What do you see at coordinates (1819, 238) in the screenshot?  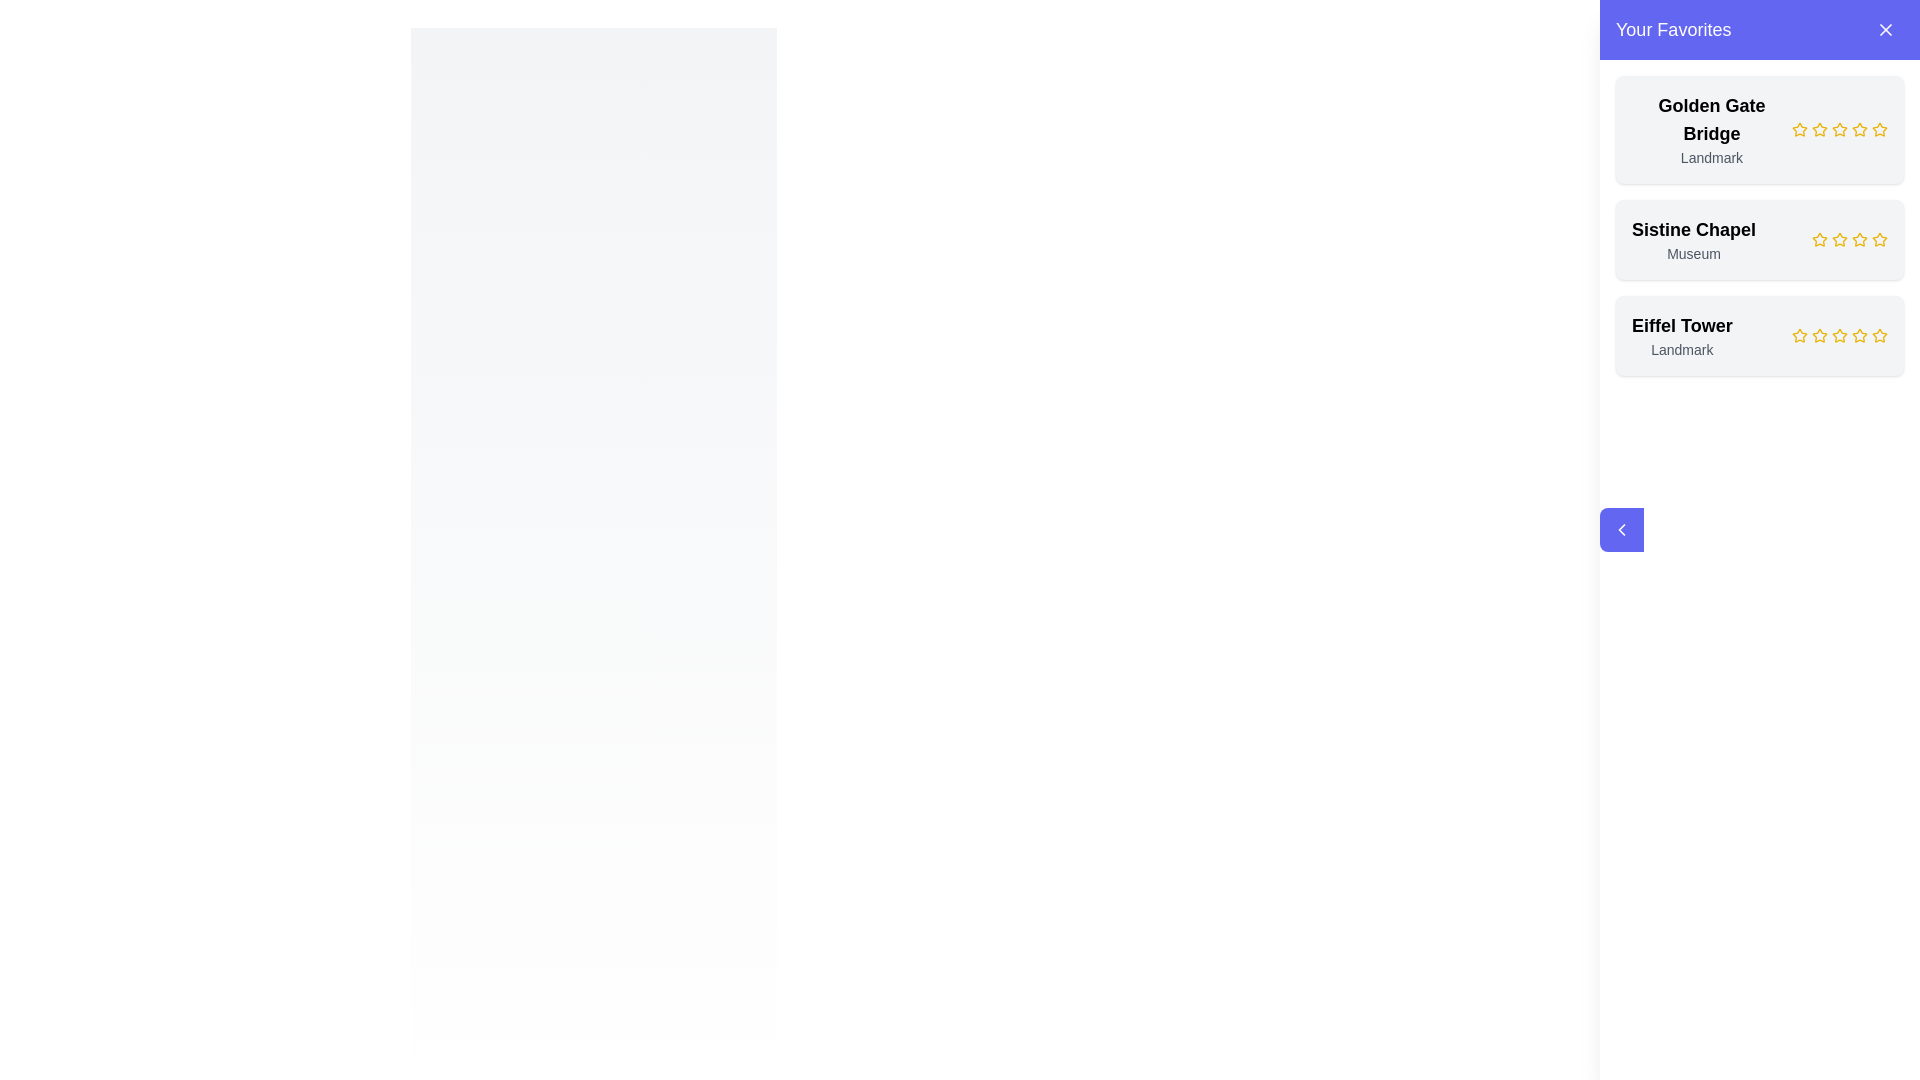 I see `from the first star icon in the rating system` at bounding box center [1819, 238].